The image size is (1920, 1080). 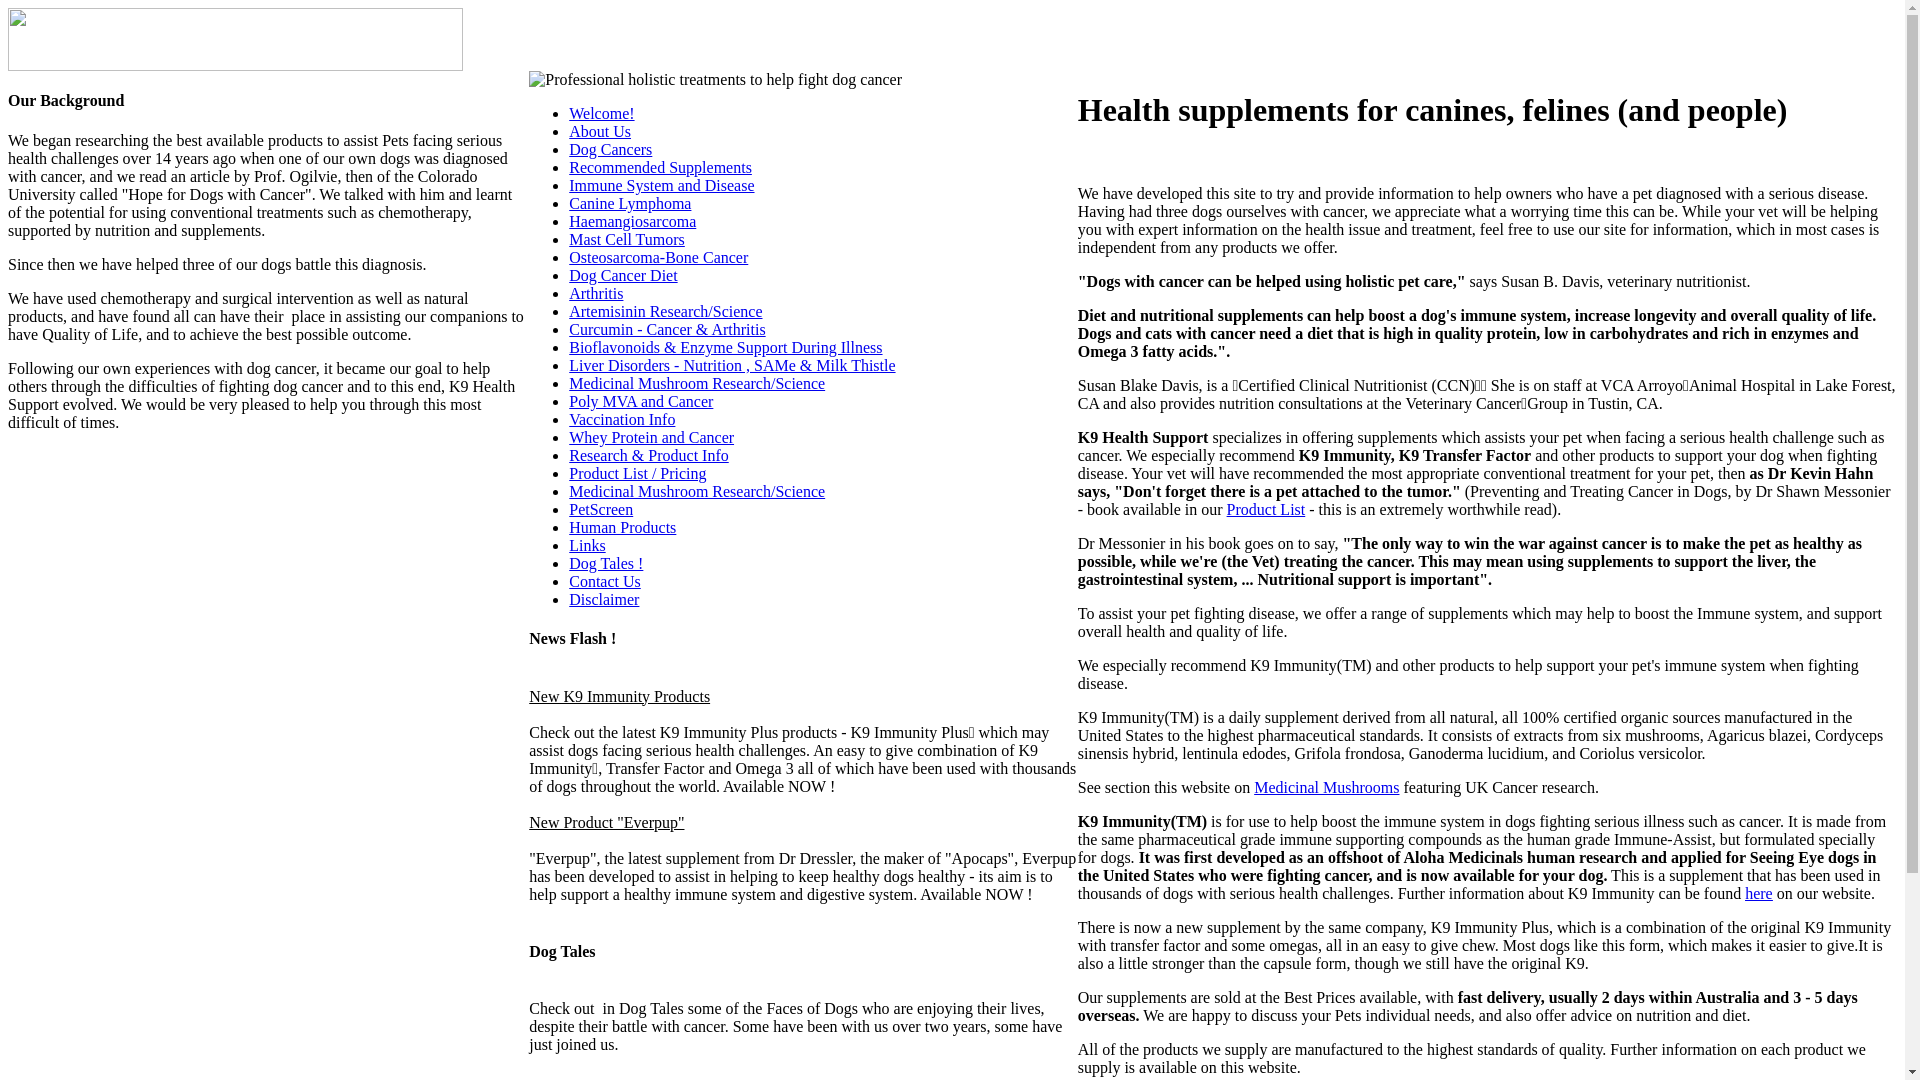 I want to click on 'Medicinal Mushroom Research/Science', so click(x=696, y=491).